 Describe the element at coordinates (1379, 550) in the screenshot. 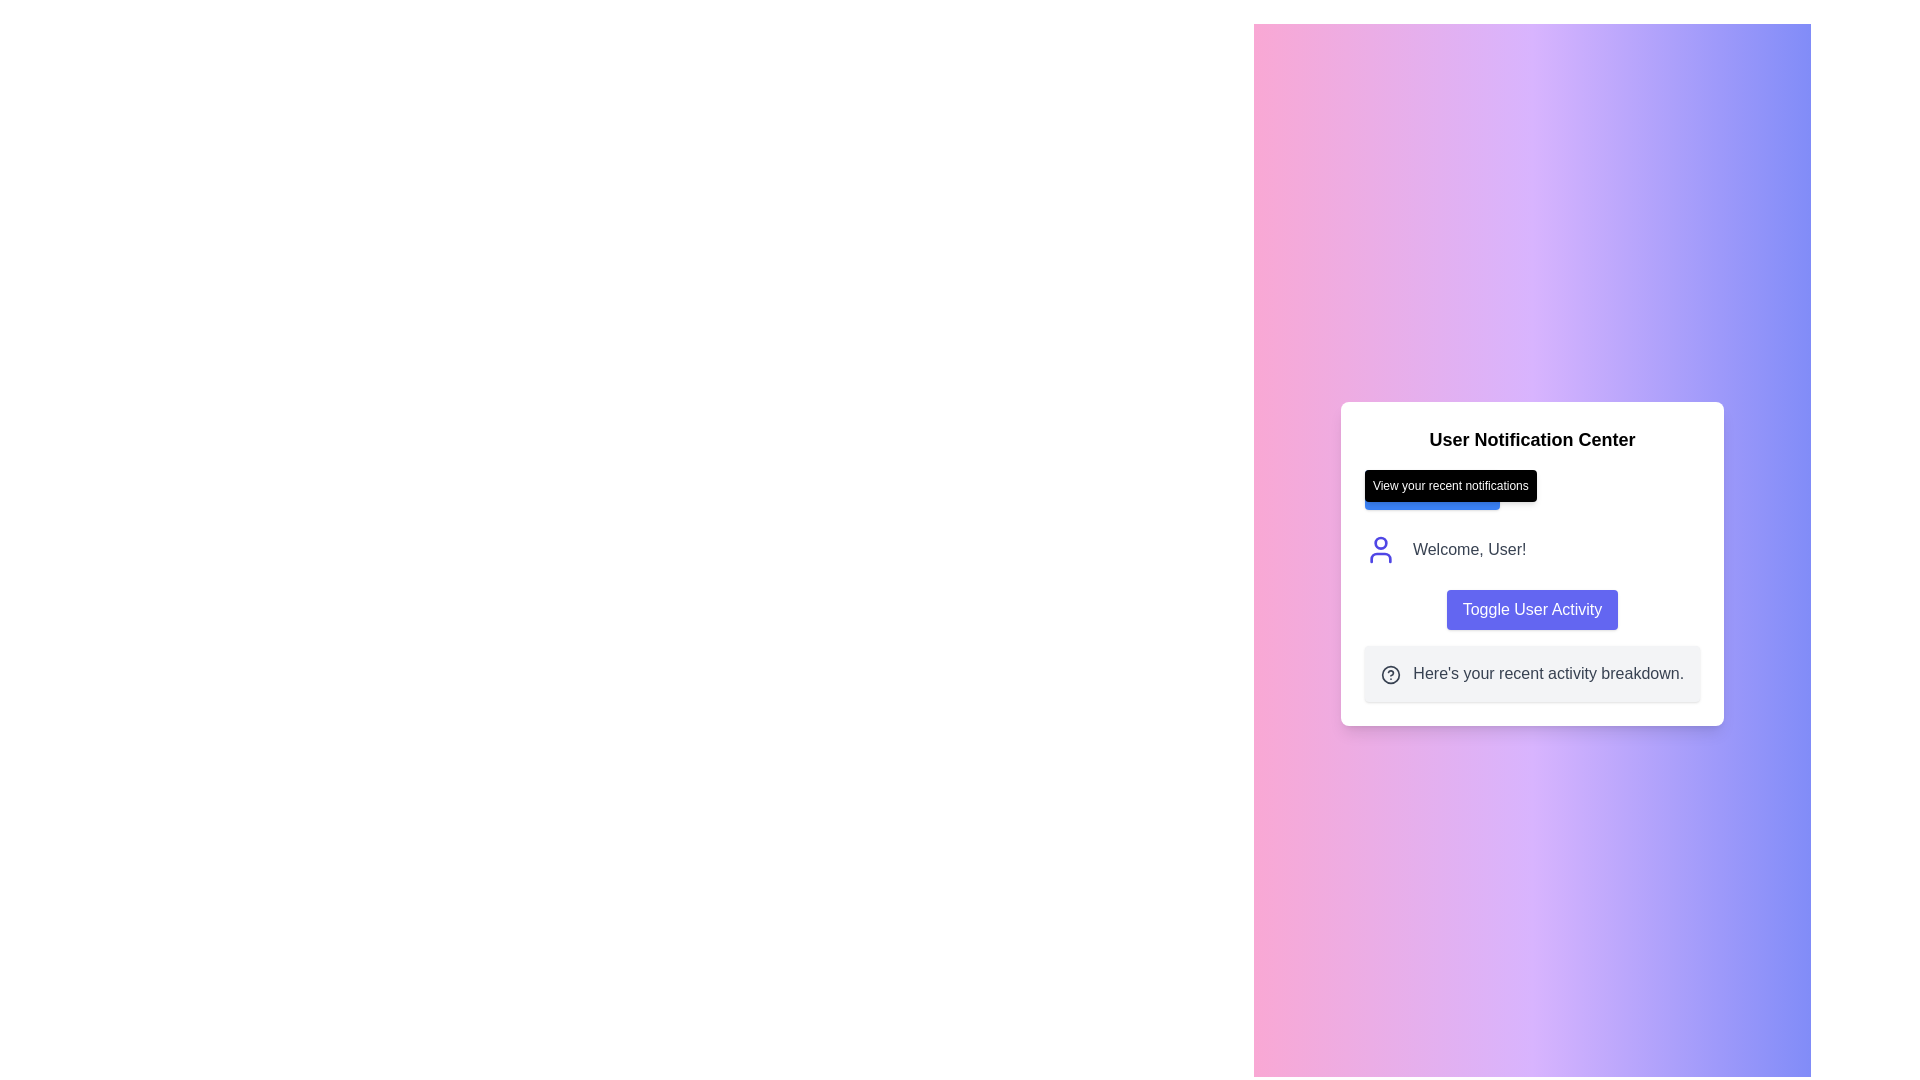

I see `the user profile icon located to the left of the text 'Welcome, User!' at the top-left of the user-related interface` at that location.